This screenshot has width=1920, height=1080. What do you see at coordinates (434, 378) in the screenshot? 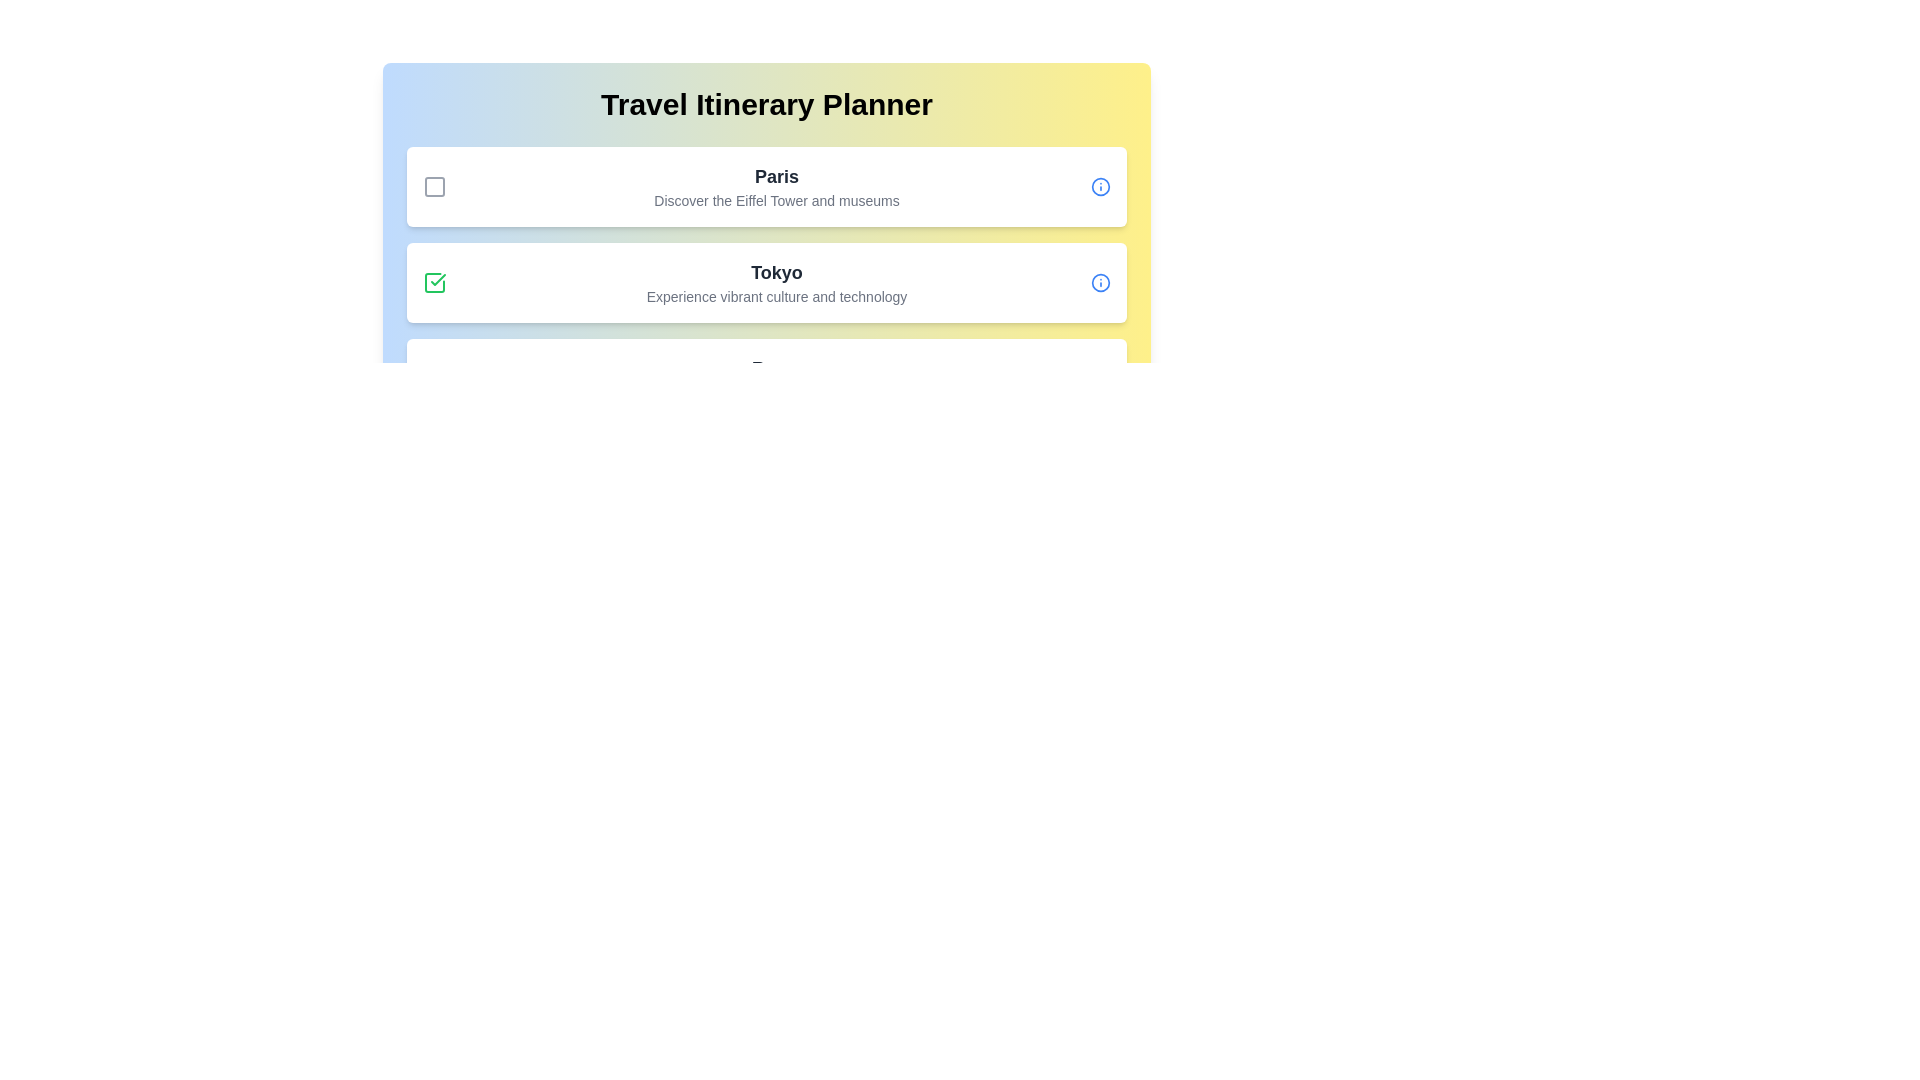
I see `the small square decorative graphic with rounded corners located towards the lower left corner of the interface` at bounding box center [434, 378].